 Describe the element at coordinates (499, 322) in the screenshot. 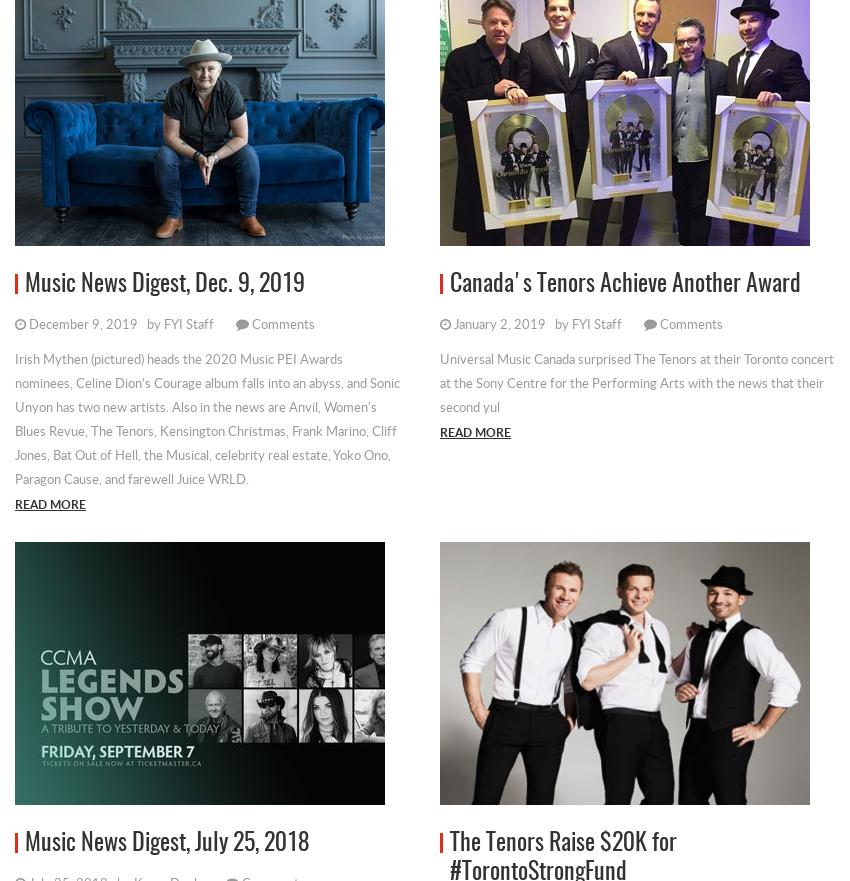

I see `'January 2, 2019'` at that location.